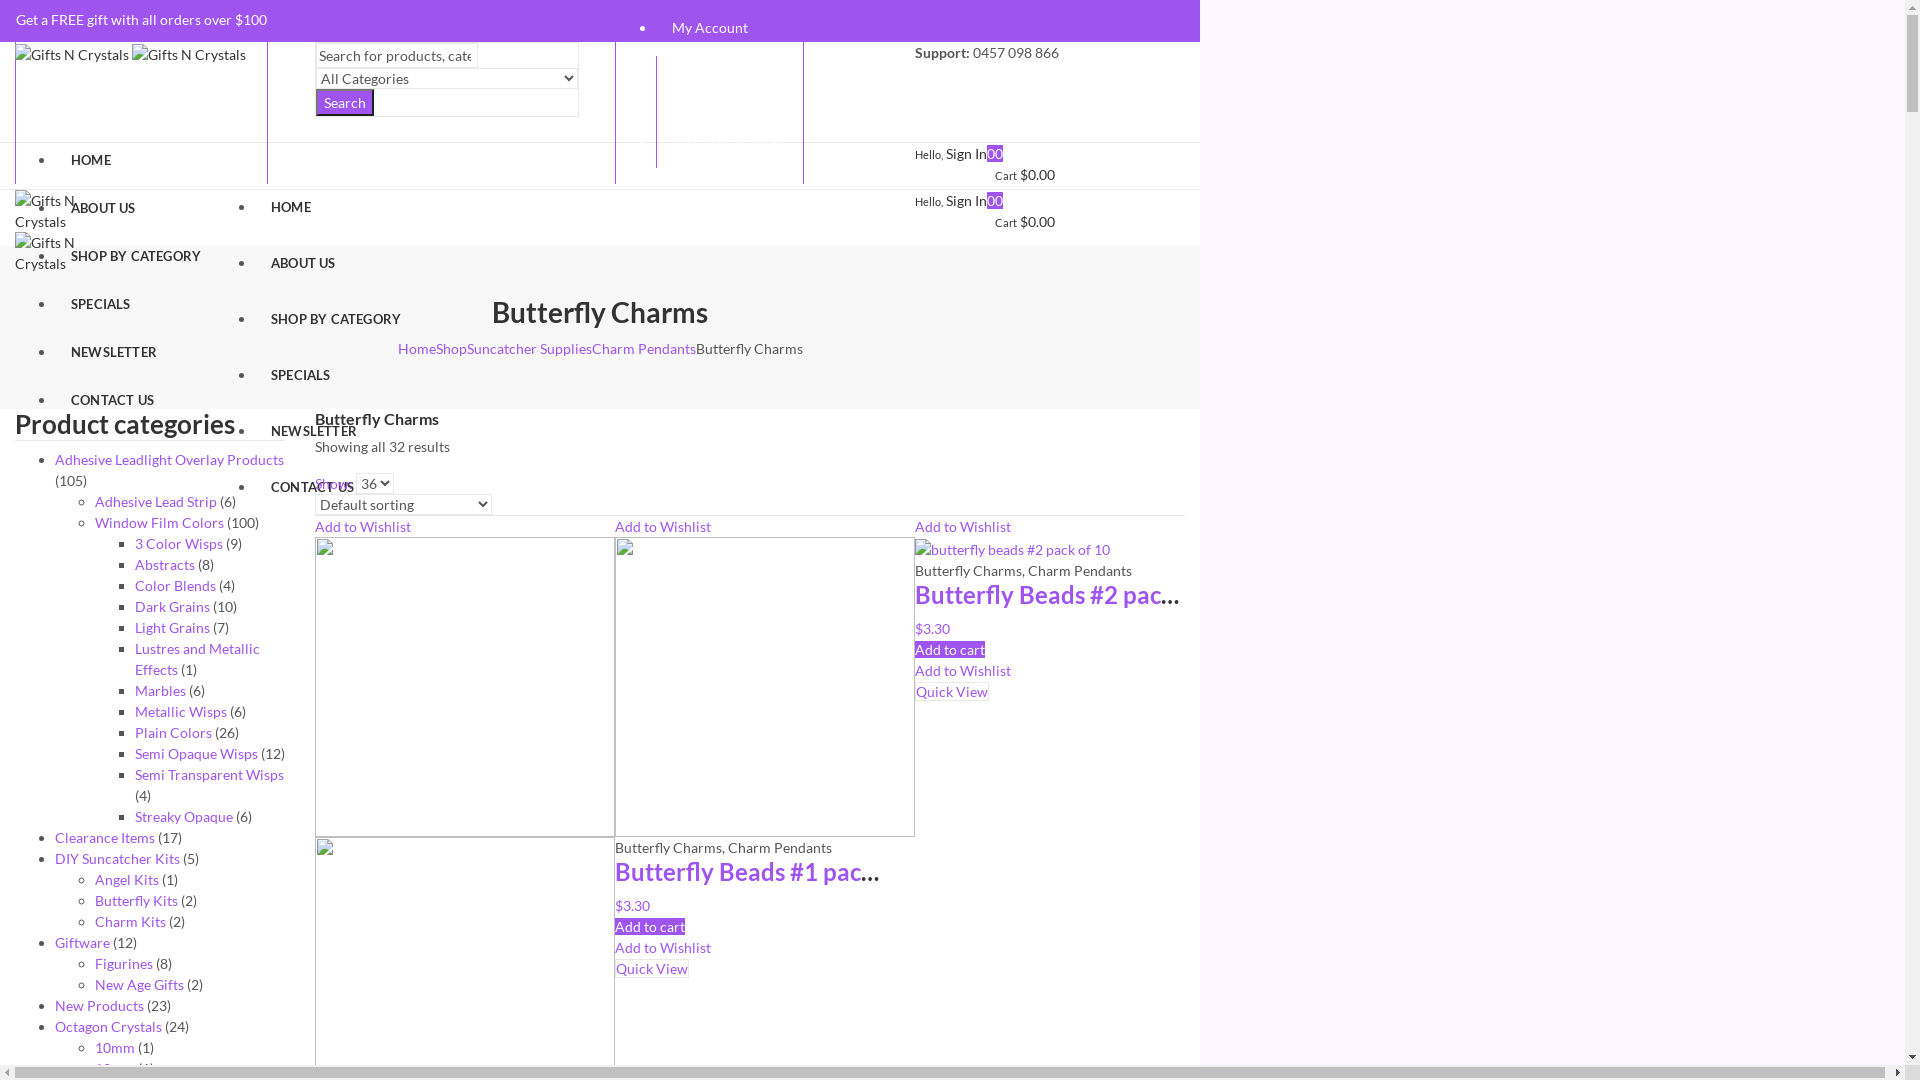 The width and height of the screenshot is (1920, 1080). What do you see at coordinates (1025, 163) in the screenshot?
I see `'0` at bounding box center [1025, 163].